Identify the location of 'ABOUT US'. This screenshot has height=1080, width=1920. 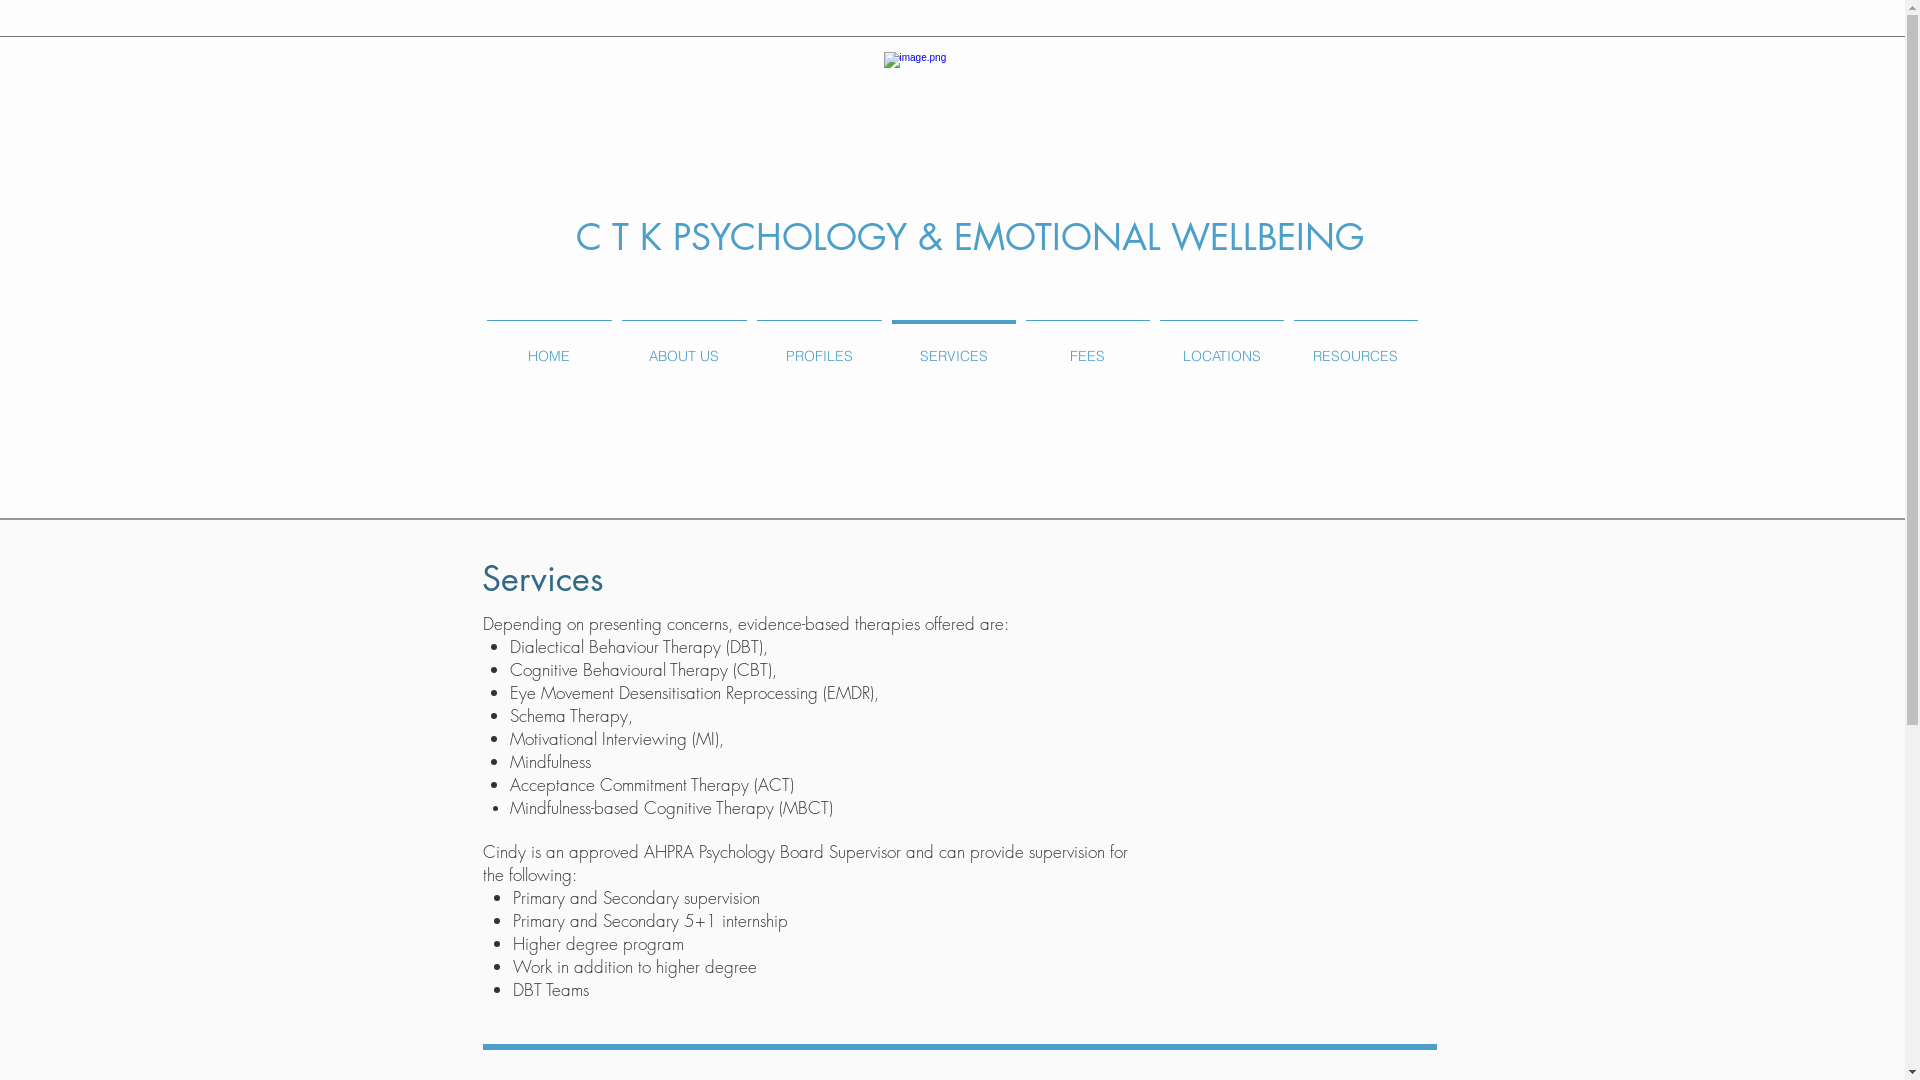
(683, 346).